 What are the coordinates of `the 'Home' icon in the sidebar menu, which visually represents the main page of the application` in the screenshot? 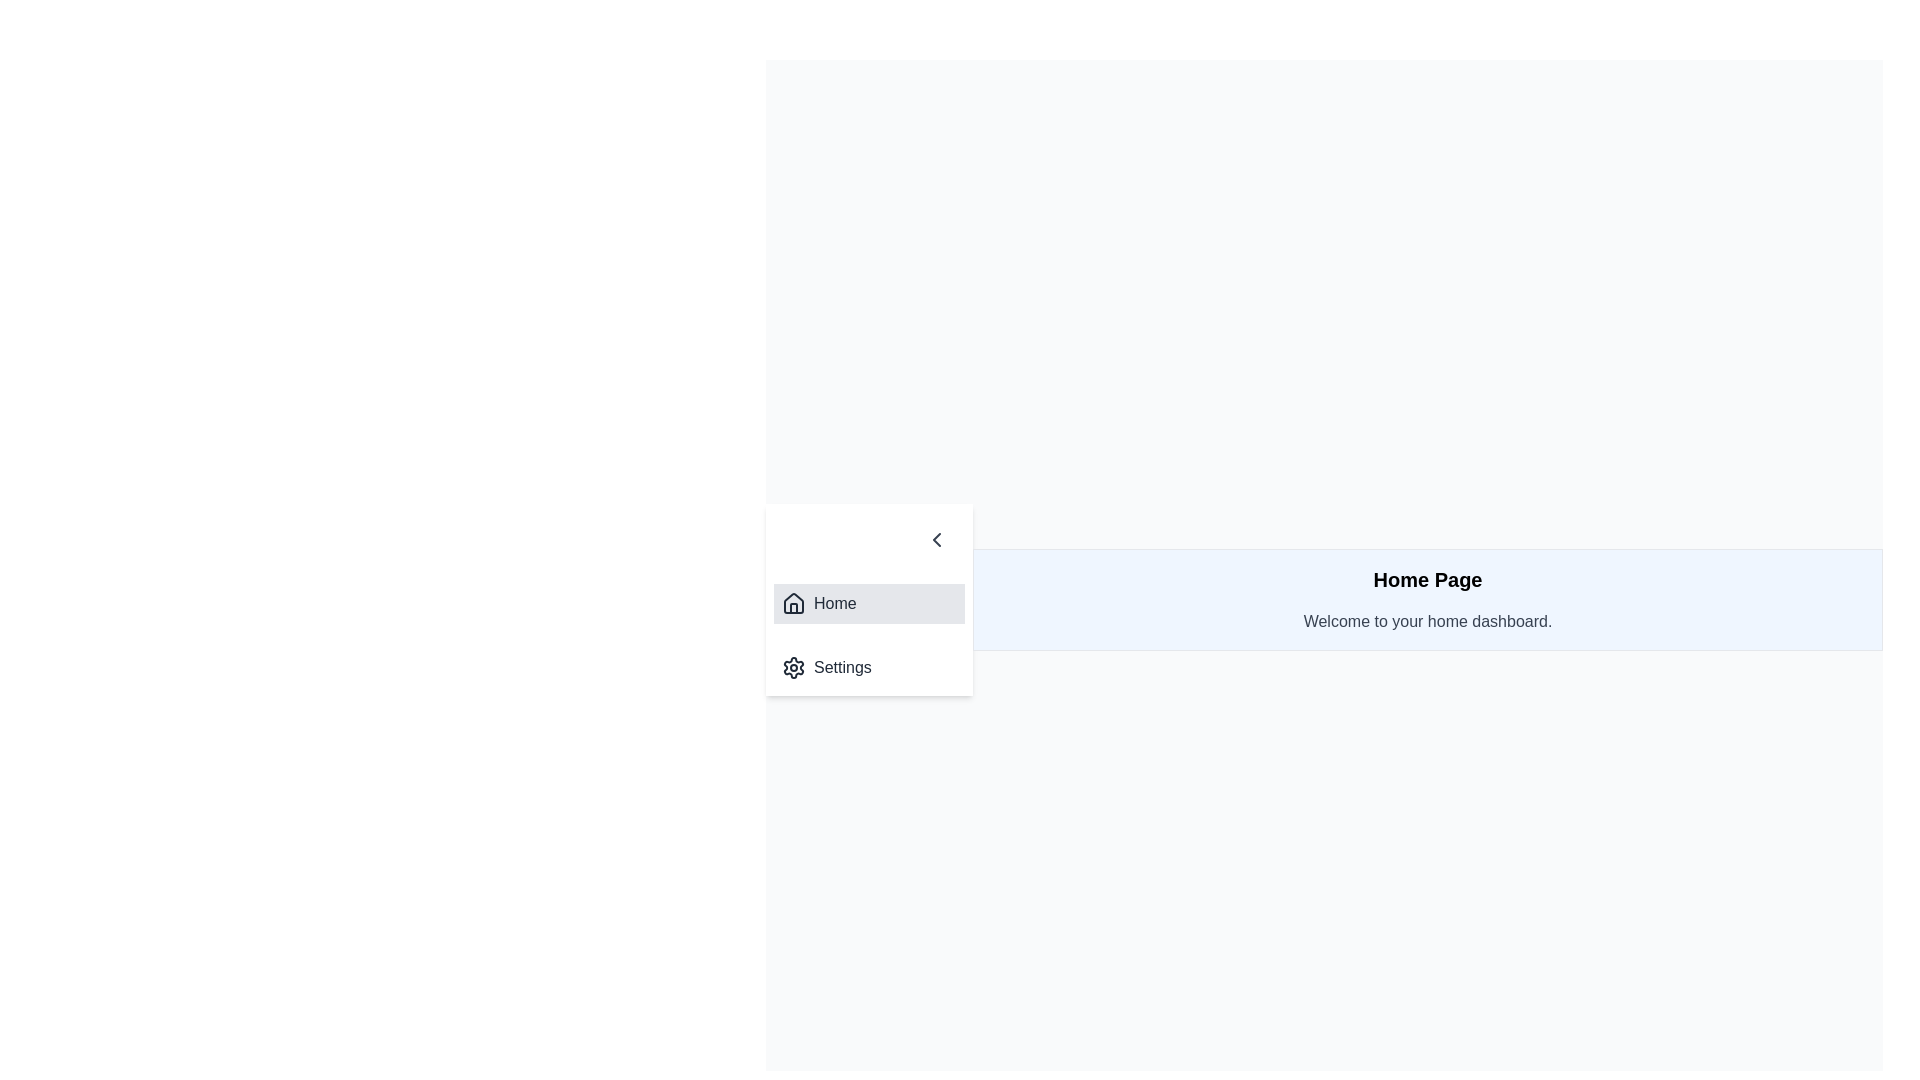 It's located at (792, 603).